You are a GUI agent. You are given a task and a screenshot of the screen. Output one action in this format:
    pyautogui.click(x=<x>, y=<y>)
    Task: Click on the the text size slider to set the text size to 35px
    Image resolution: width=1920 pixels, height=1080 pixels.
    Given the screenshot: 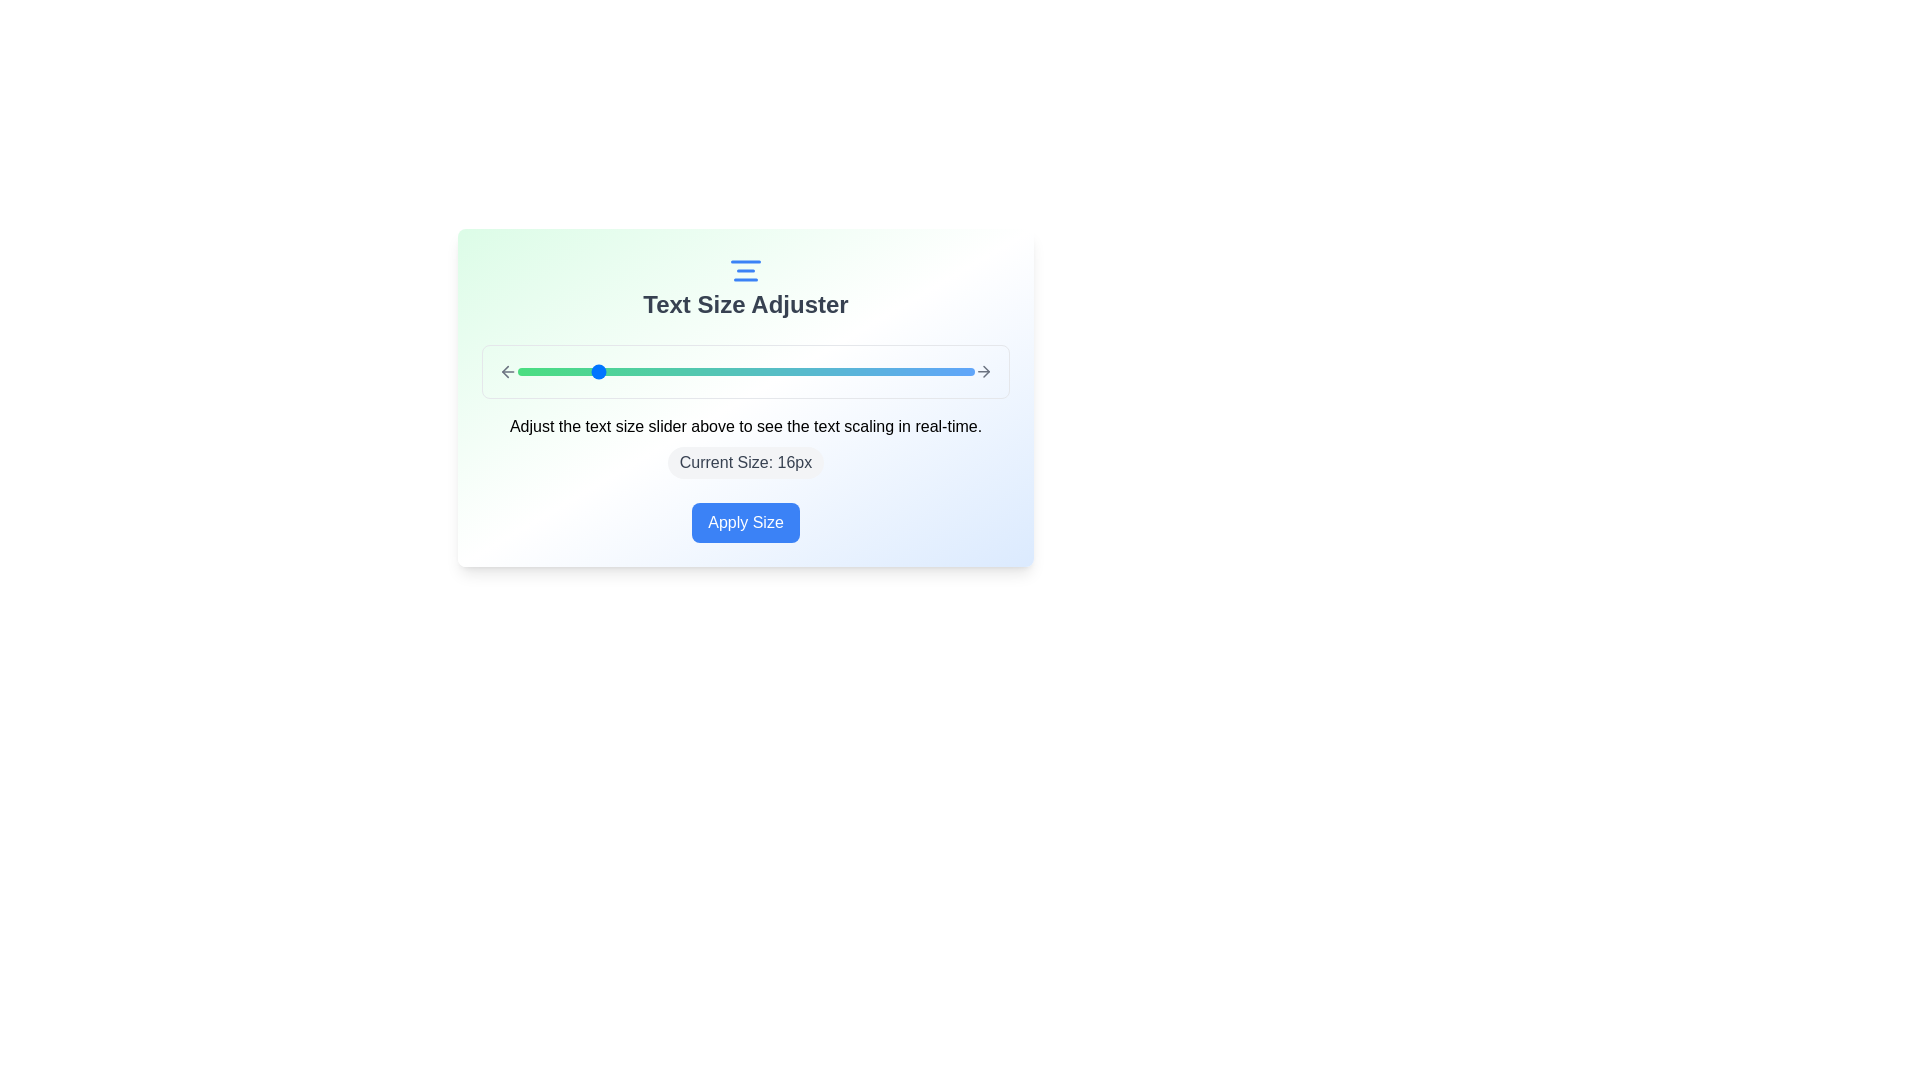 What is the action you would take?
    pyautogui.click(x=954, y=371)
    